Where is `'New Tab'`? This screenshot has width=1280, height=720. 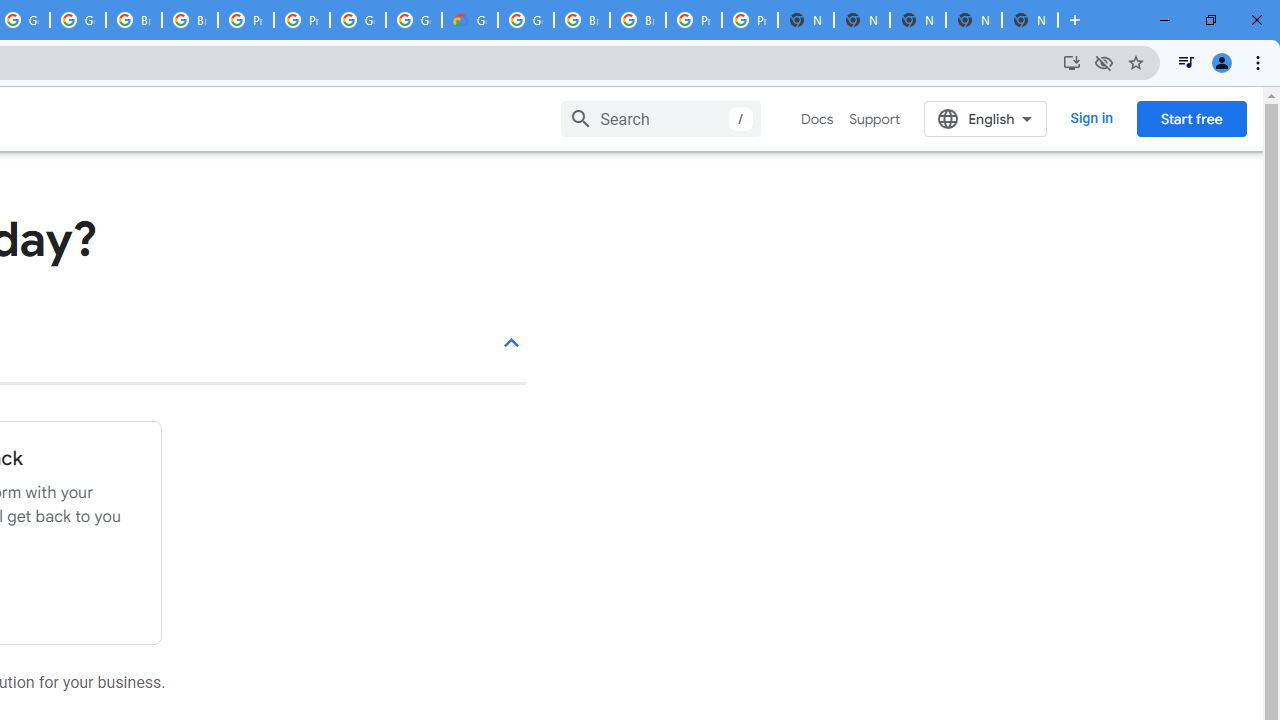 'New Tab' is located at coordinates (1030, 20).